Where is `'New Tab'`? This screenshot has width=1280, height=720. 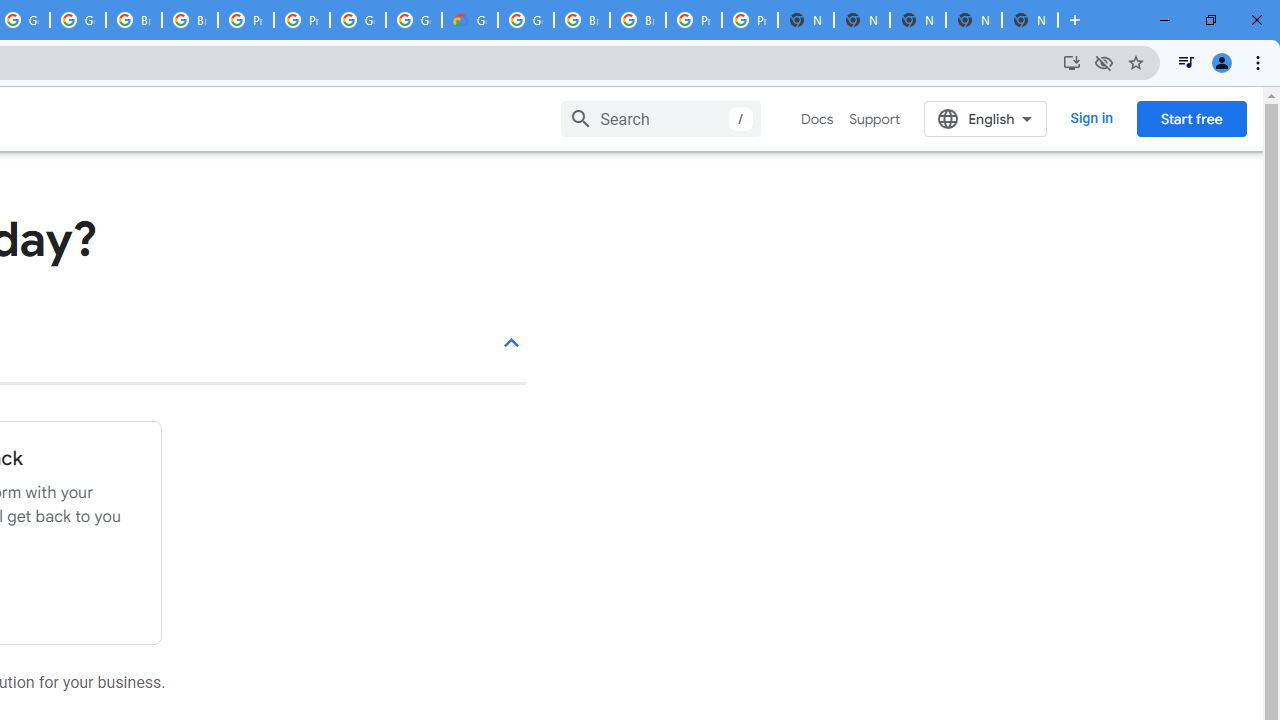 'New Tab' is located at coordinates (1030, 20).